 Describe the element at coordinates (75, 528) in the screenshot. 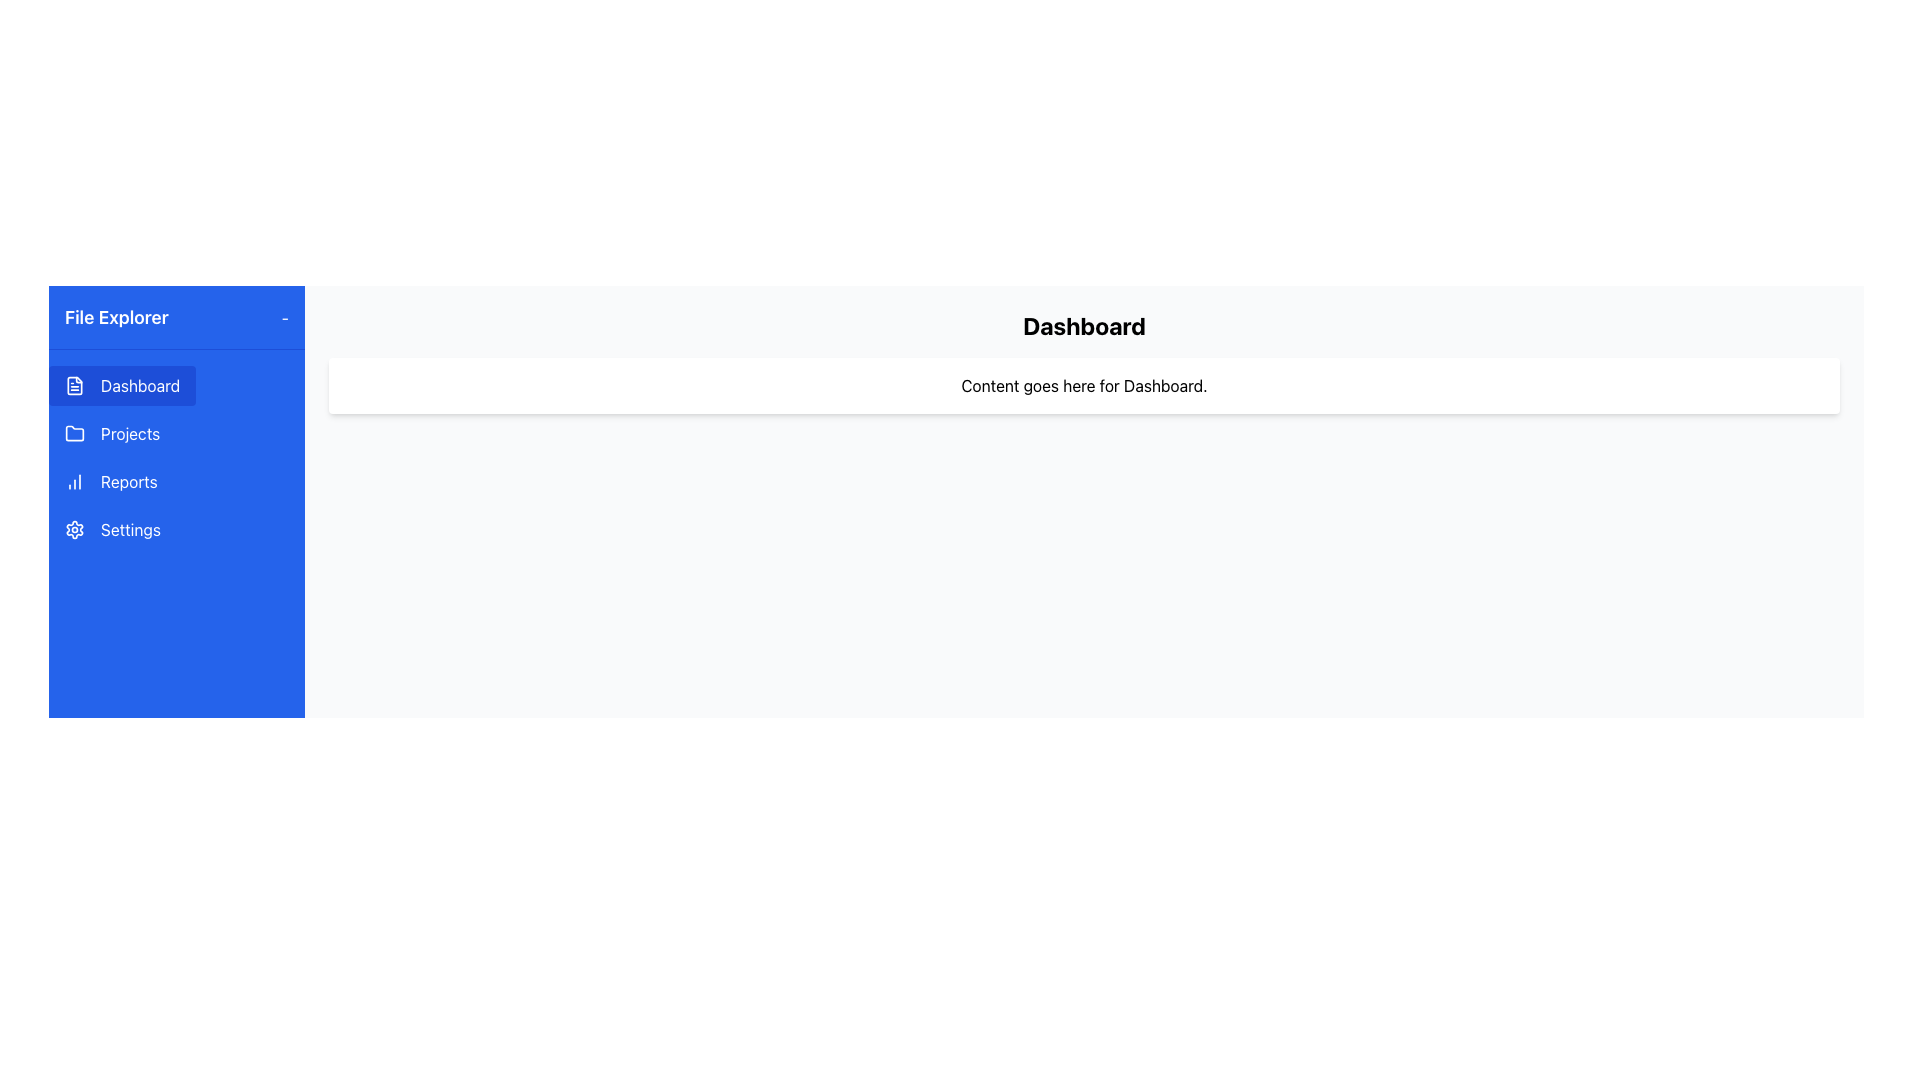

I see `the settings button located to the left of the 'Settings' text in the vertical sidebar` at that location.